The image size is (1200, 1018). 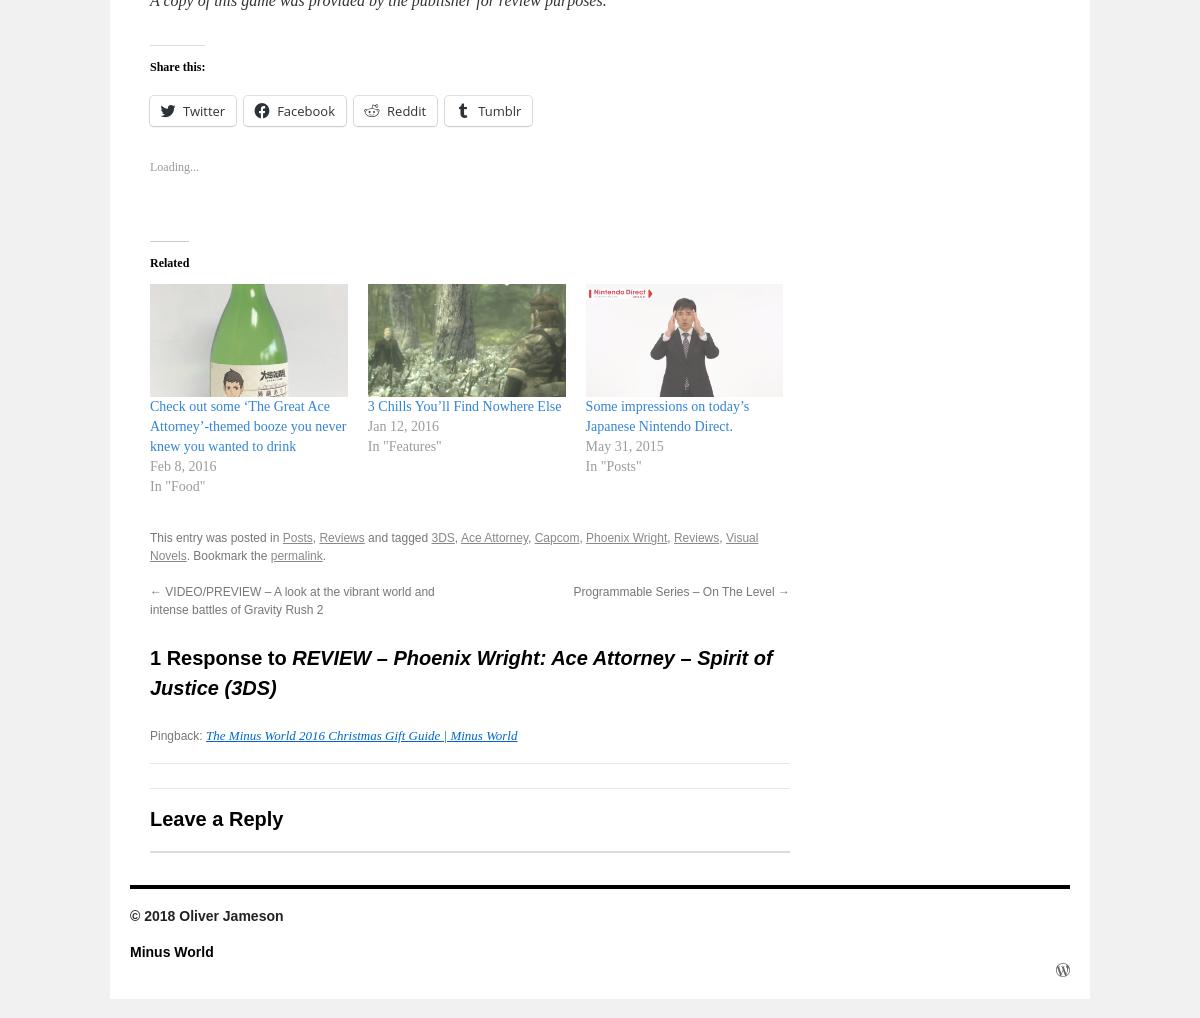 What do you see at coordinates (129, 915) in the screenshot?
I see `'© 2018 Oliver Jameson'` at bounding box center [129, 915].